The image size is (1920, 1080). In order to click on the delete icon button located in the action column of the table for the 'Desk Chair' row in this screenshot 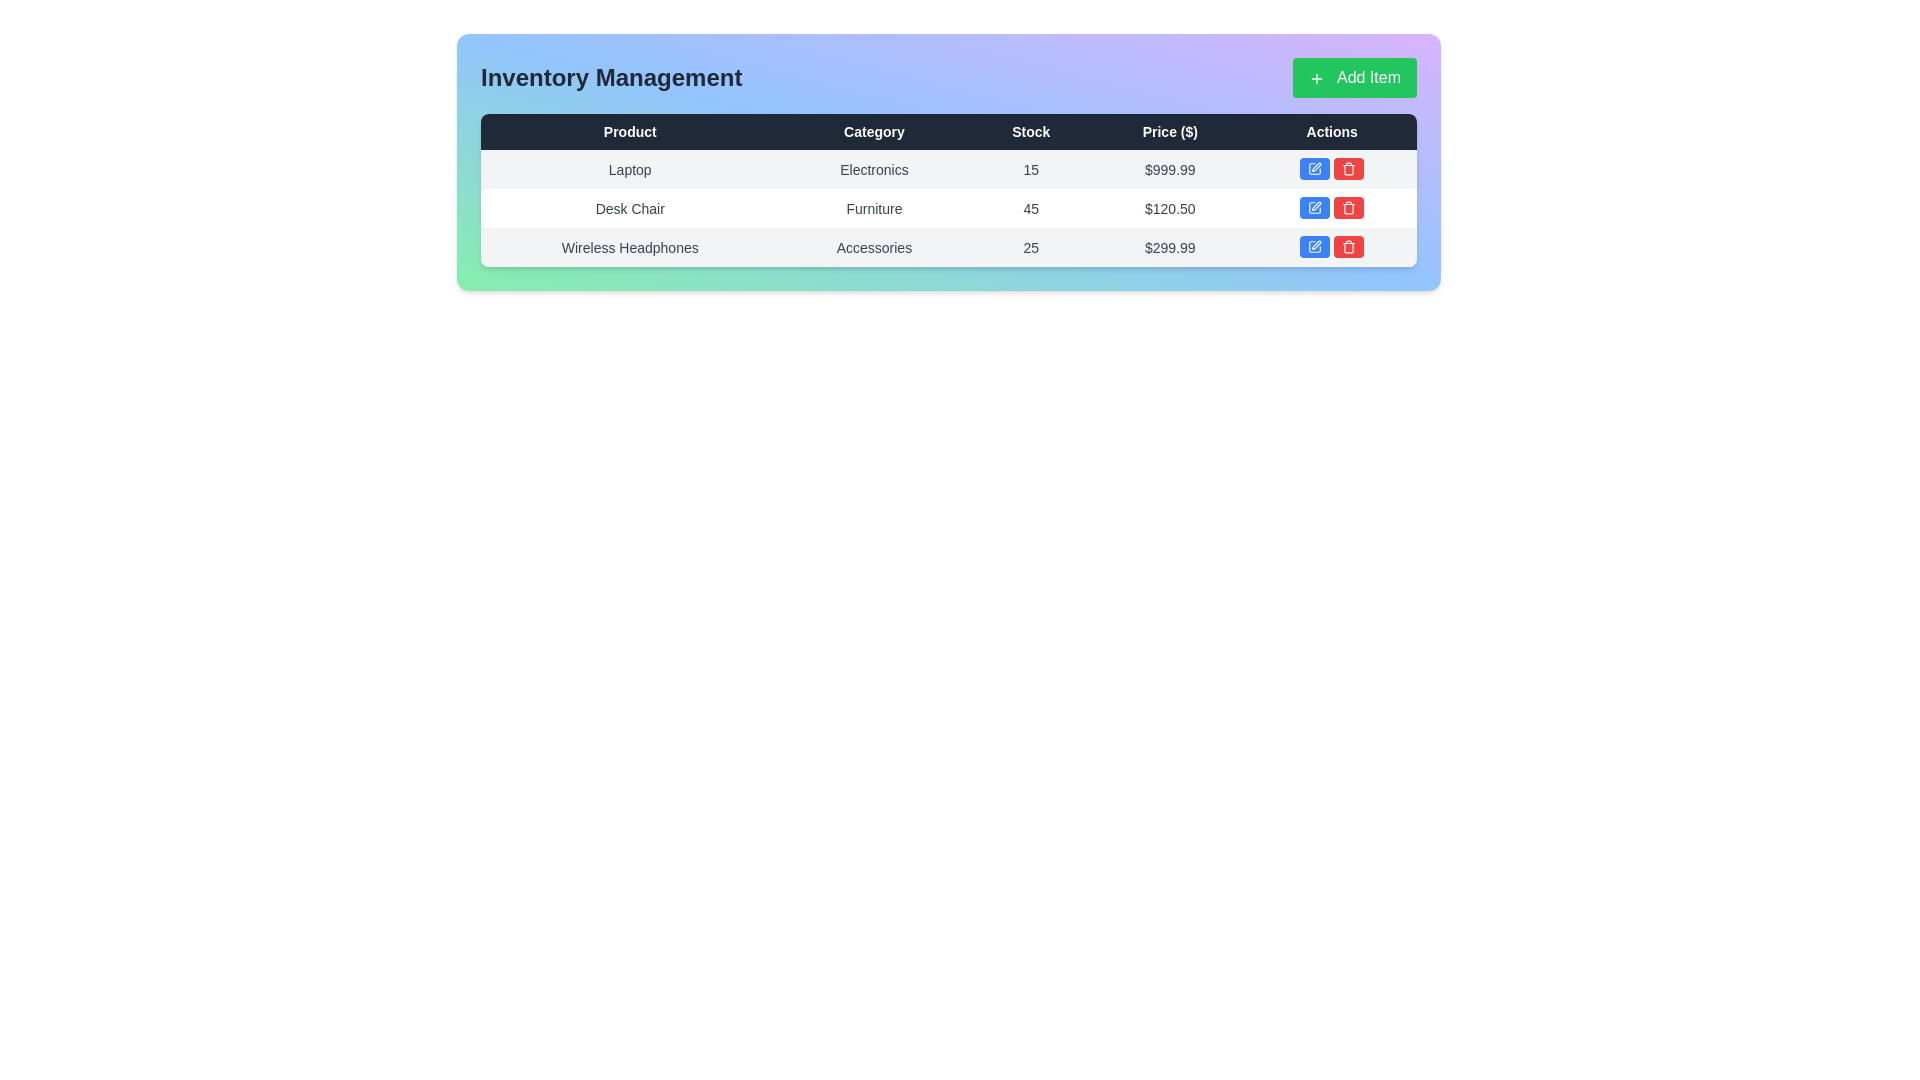, I will do `click(1349, 168)`.